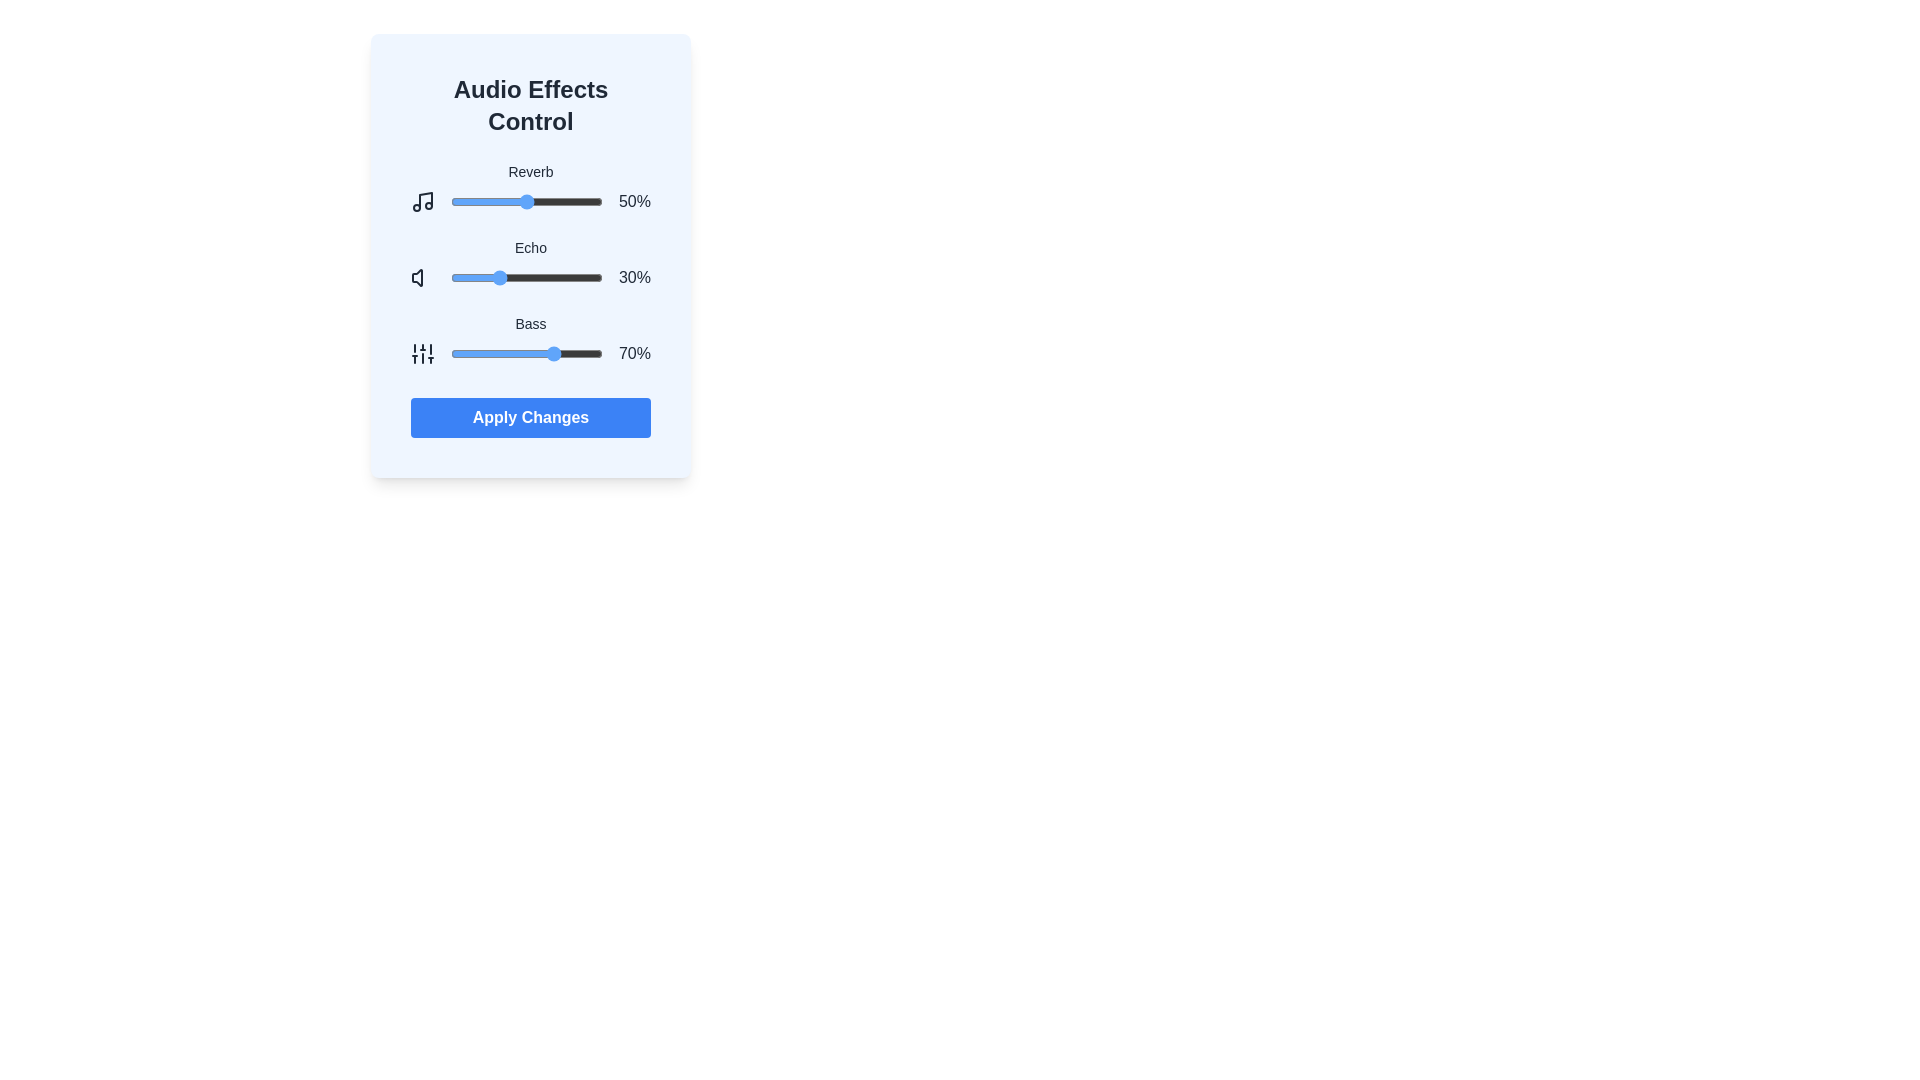 This screenshot has height=1080, width=1920. Describe the element at coordinates (539, 277) in the screenshot. I see `the echo effect level` at that location.